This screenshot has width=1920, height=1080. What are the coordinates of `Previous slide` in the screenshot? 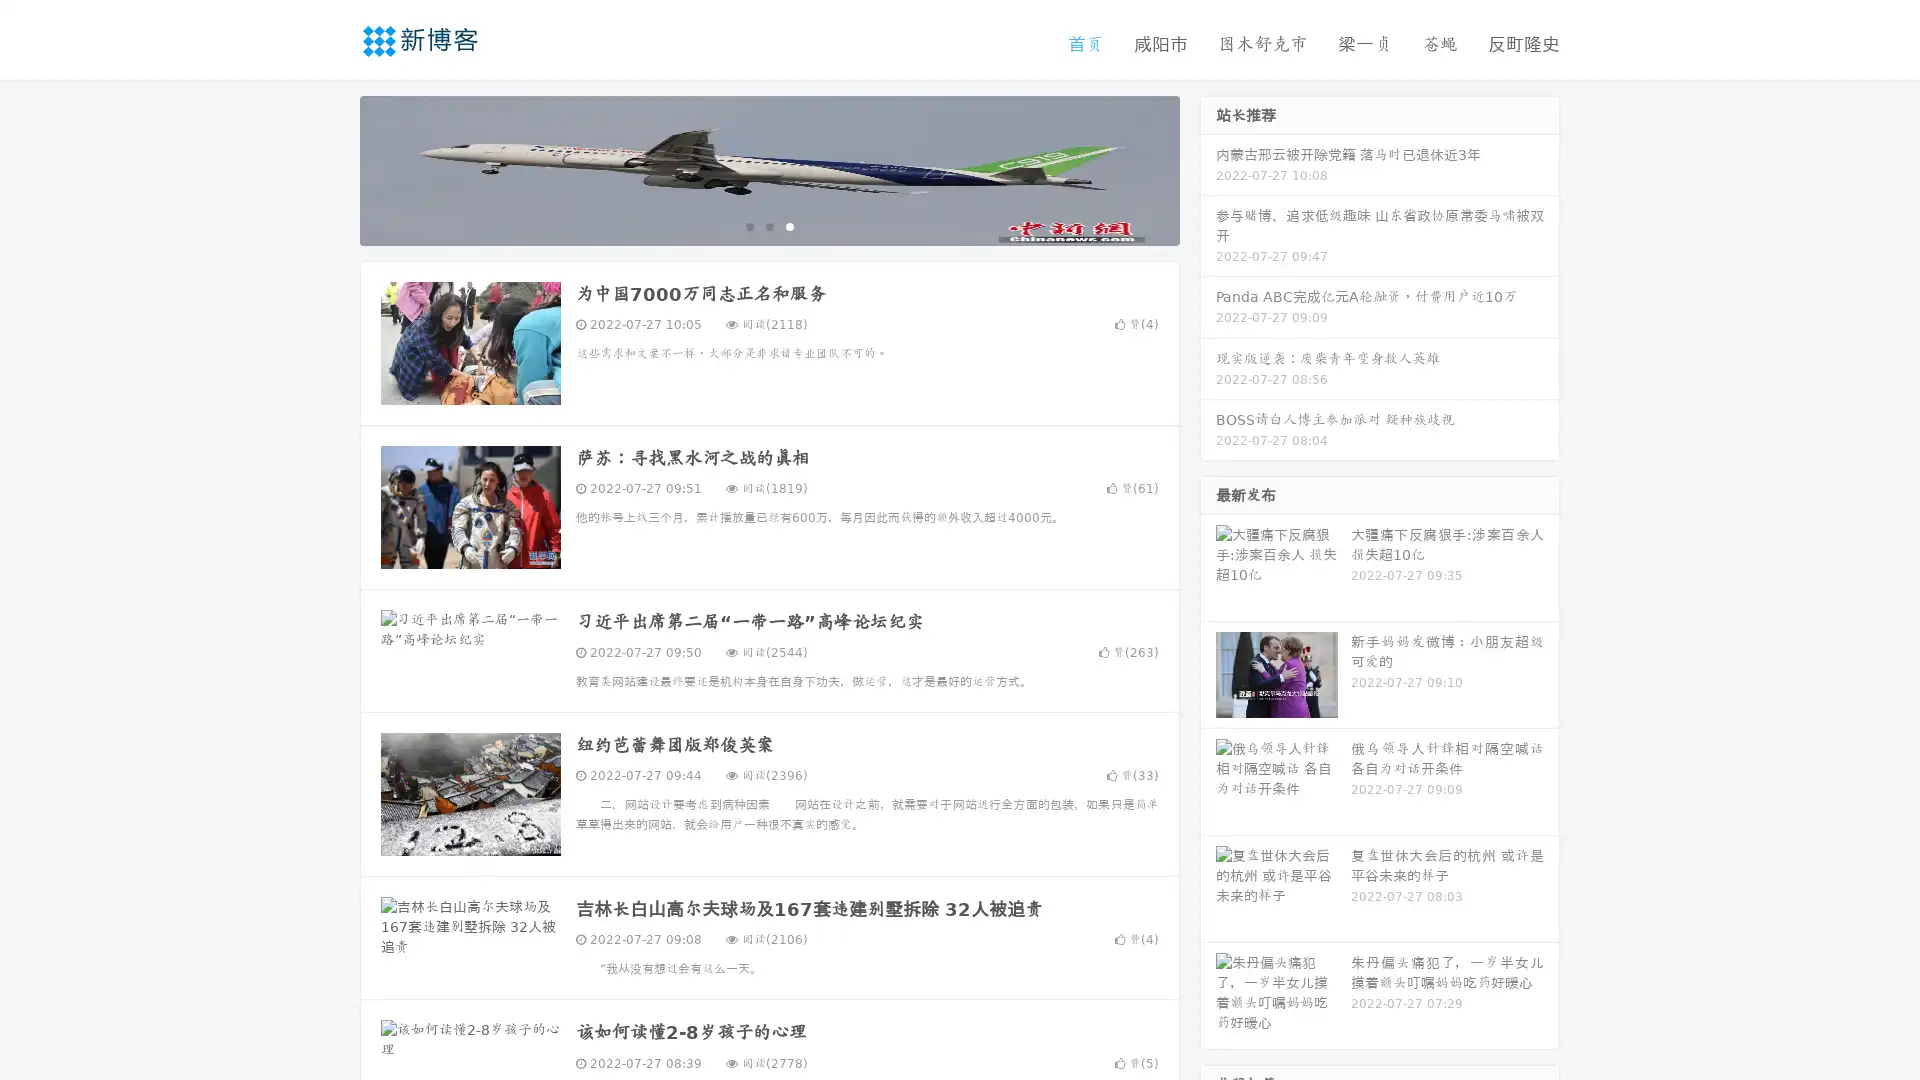 It's located at (330, 168).